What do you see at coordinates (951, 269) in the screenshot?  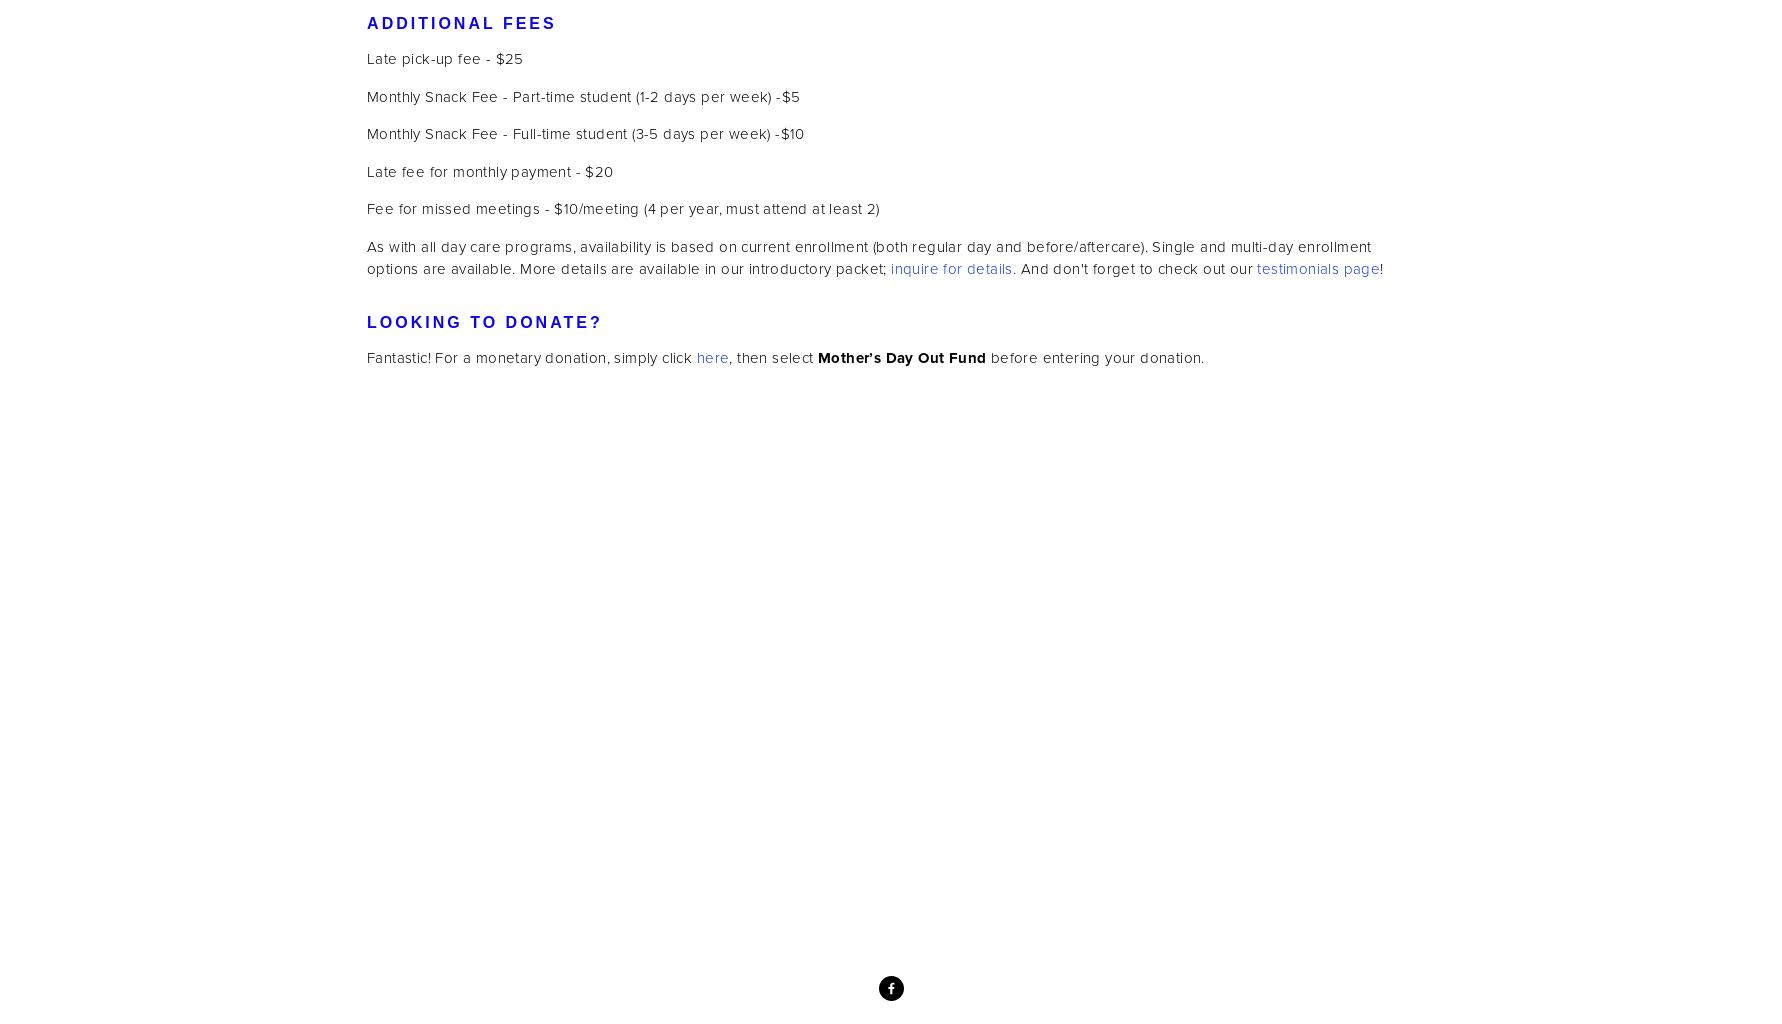 I see `'inquire for details'` at bounding box center [951, 269].